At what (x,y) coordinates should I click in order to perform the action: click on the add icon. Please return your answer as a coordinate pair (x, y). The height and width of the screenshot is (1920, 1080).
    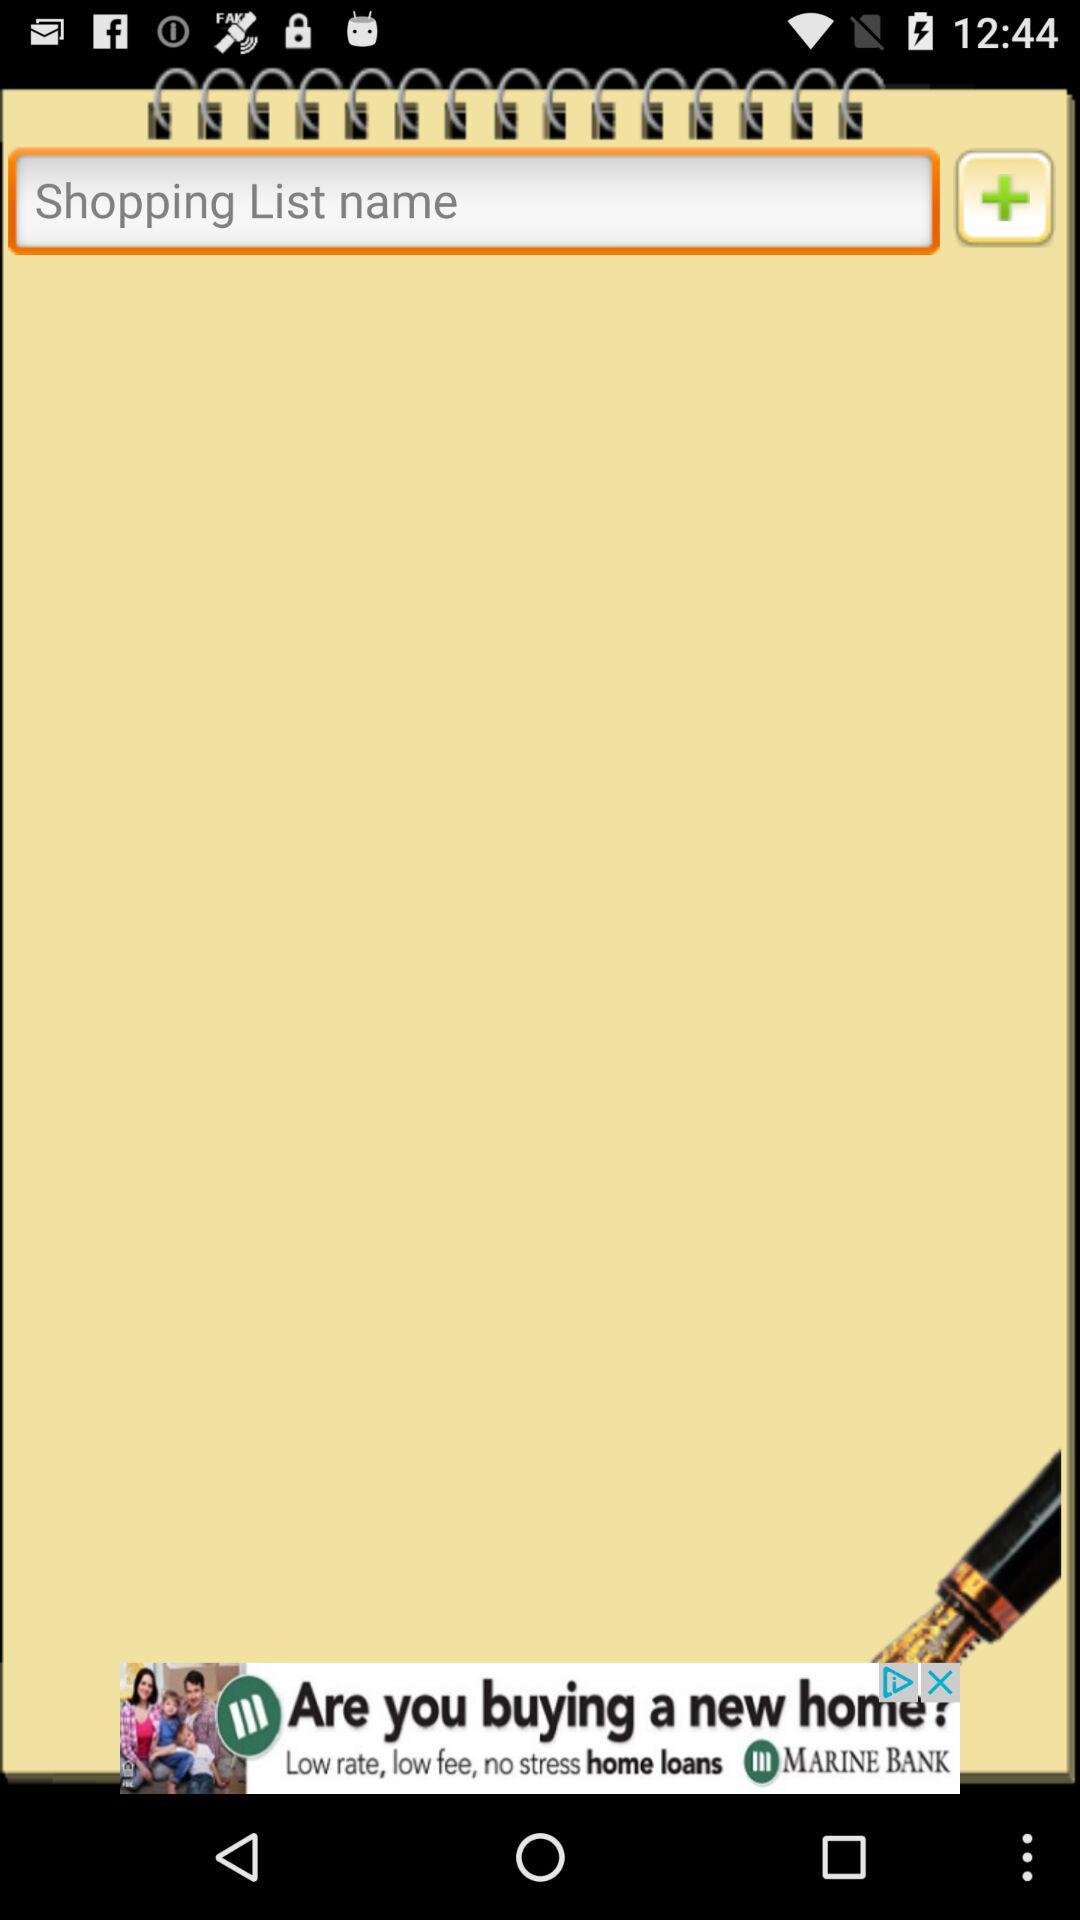
    Looking at the image, I should click on (1004, 211).